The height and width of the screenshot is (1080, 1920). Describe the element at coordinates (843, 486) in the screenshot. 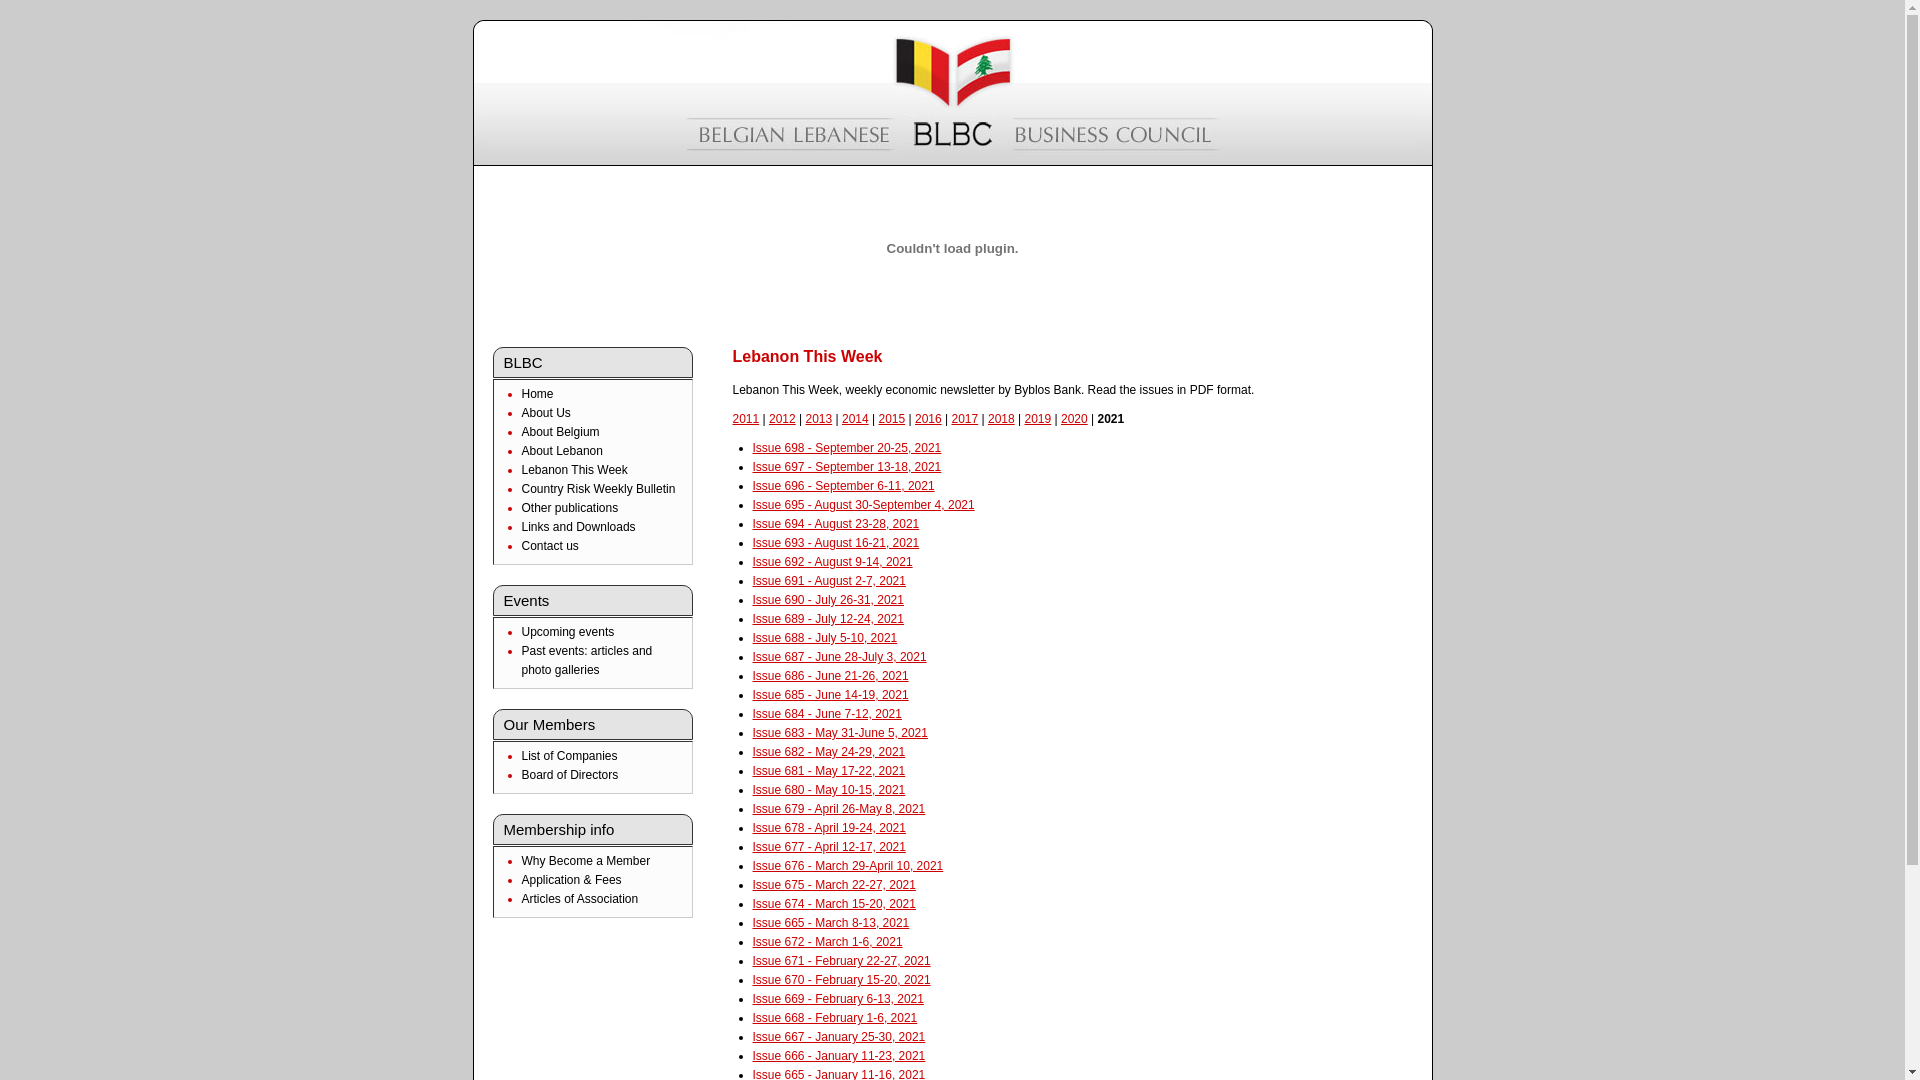

I see `'Issue 696 - September 6-11, 2021'` at that location.